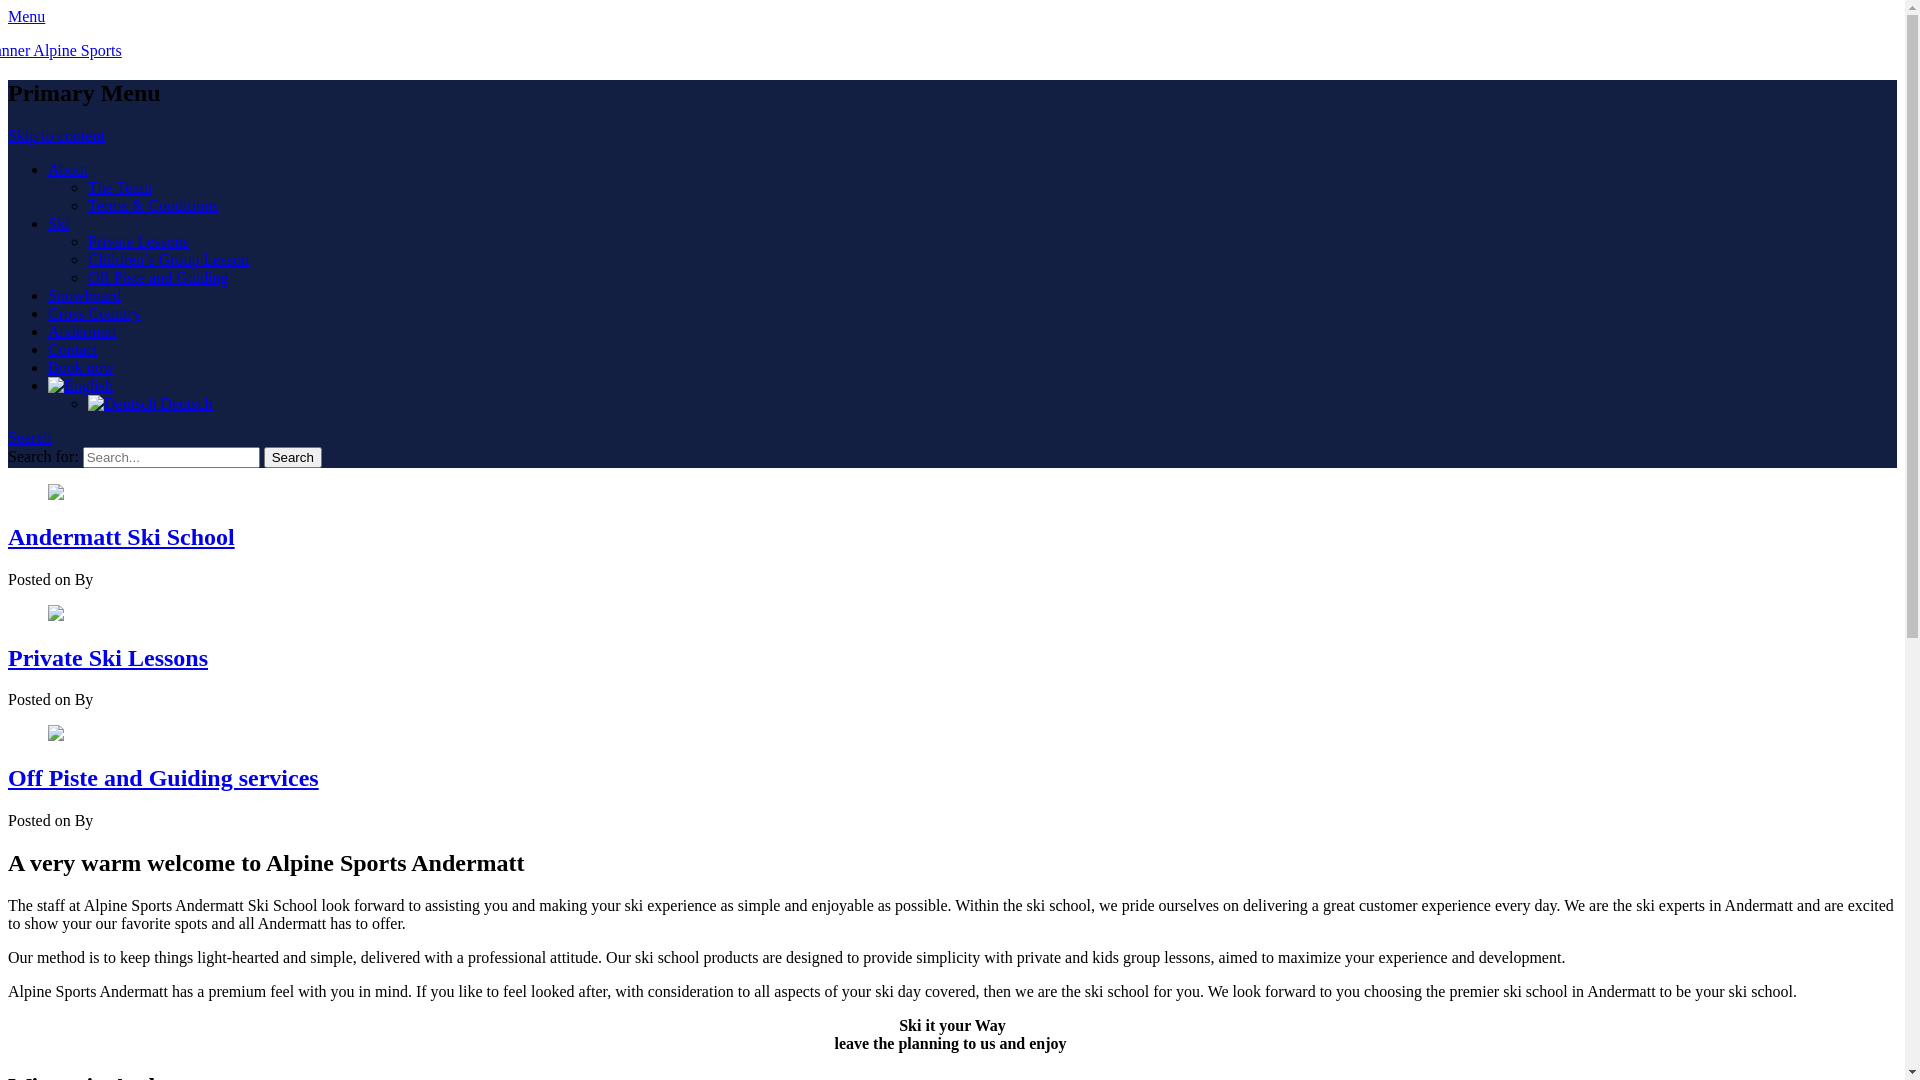  Describe the element at coordinates (26, 16) in the screenshot. I see `'Menu'` at that location.